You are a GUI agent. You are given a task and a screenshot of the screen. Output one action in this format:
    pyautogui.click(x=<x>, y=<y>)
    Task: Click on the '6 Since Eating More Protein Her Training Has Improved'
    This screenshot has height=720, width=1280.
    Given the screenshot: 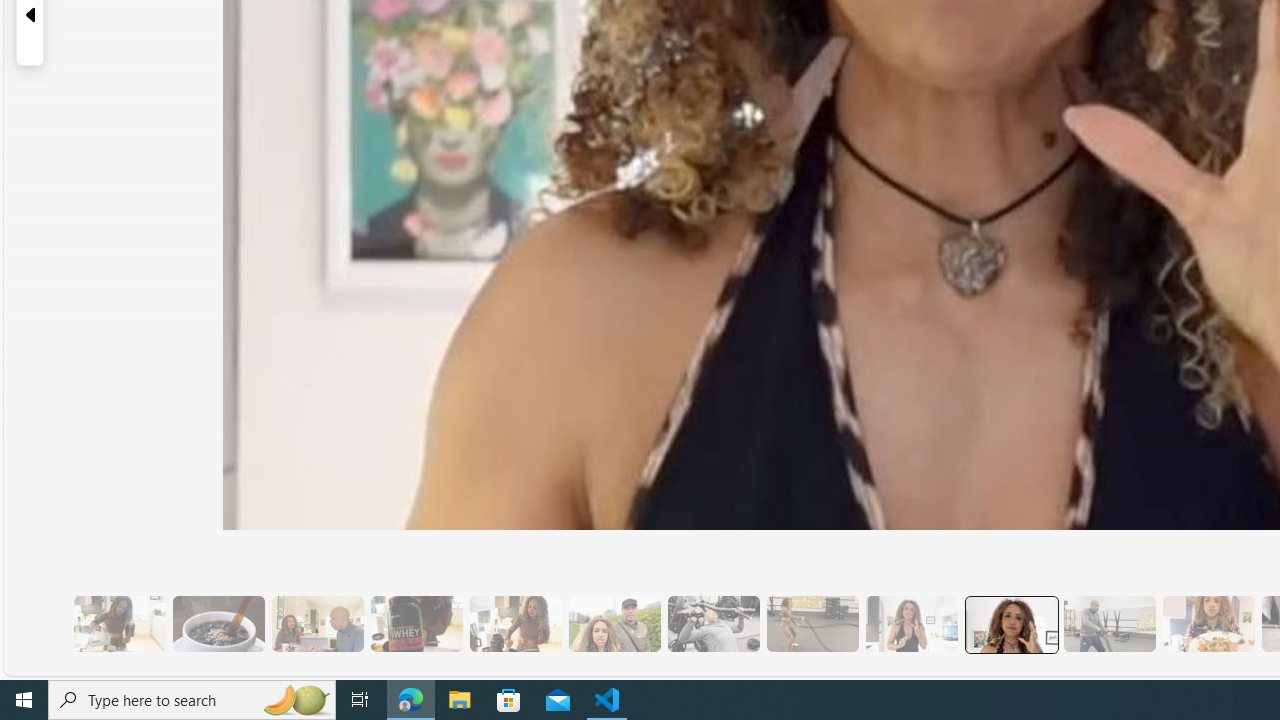 What is the action you would take?
    pyautogui.click(x=415, y=623)
    